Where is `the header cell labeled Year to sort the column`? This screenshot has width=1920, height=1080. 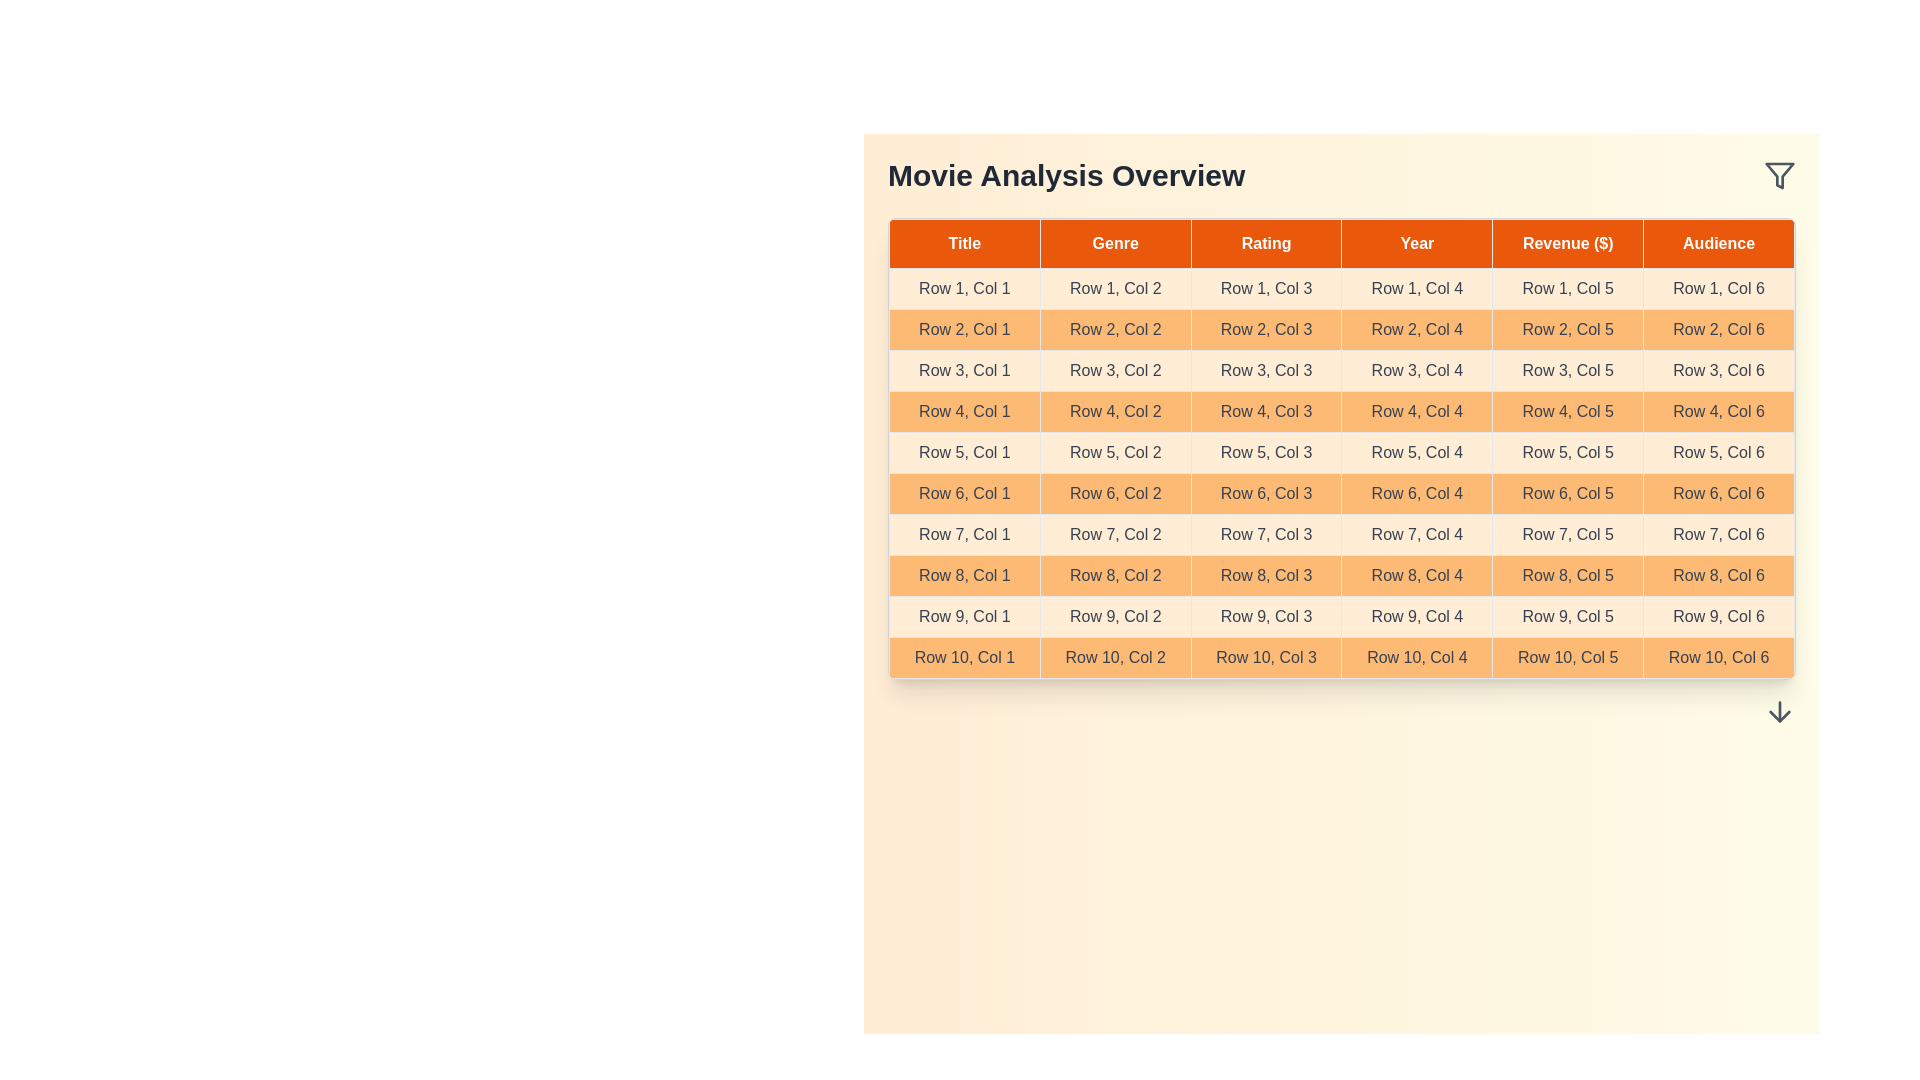
the header cell labeled Year to sort the column is located at coordinates (1416, 242).